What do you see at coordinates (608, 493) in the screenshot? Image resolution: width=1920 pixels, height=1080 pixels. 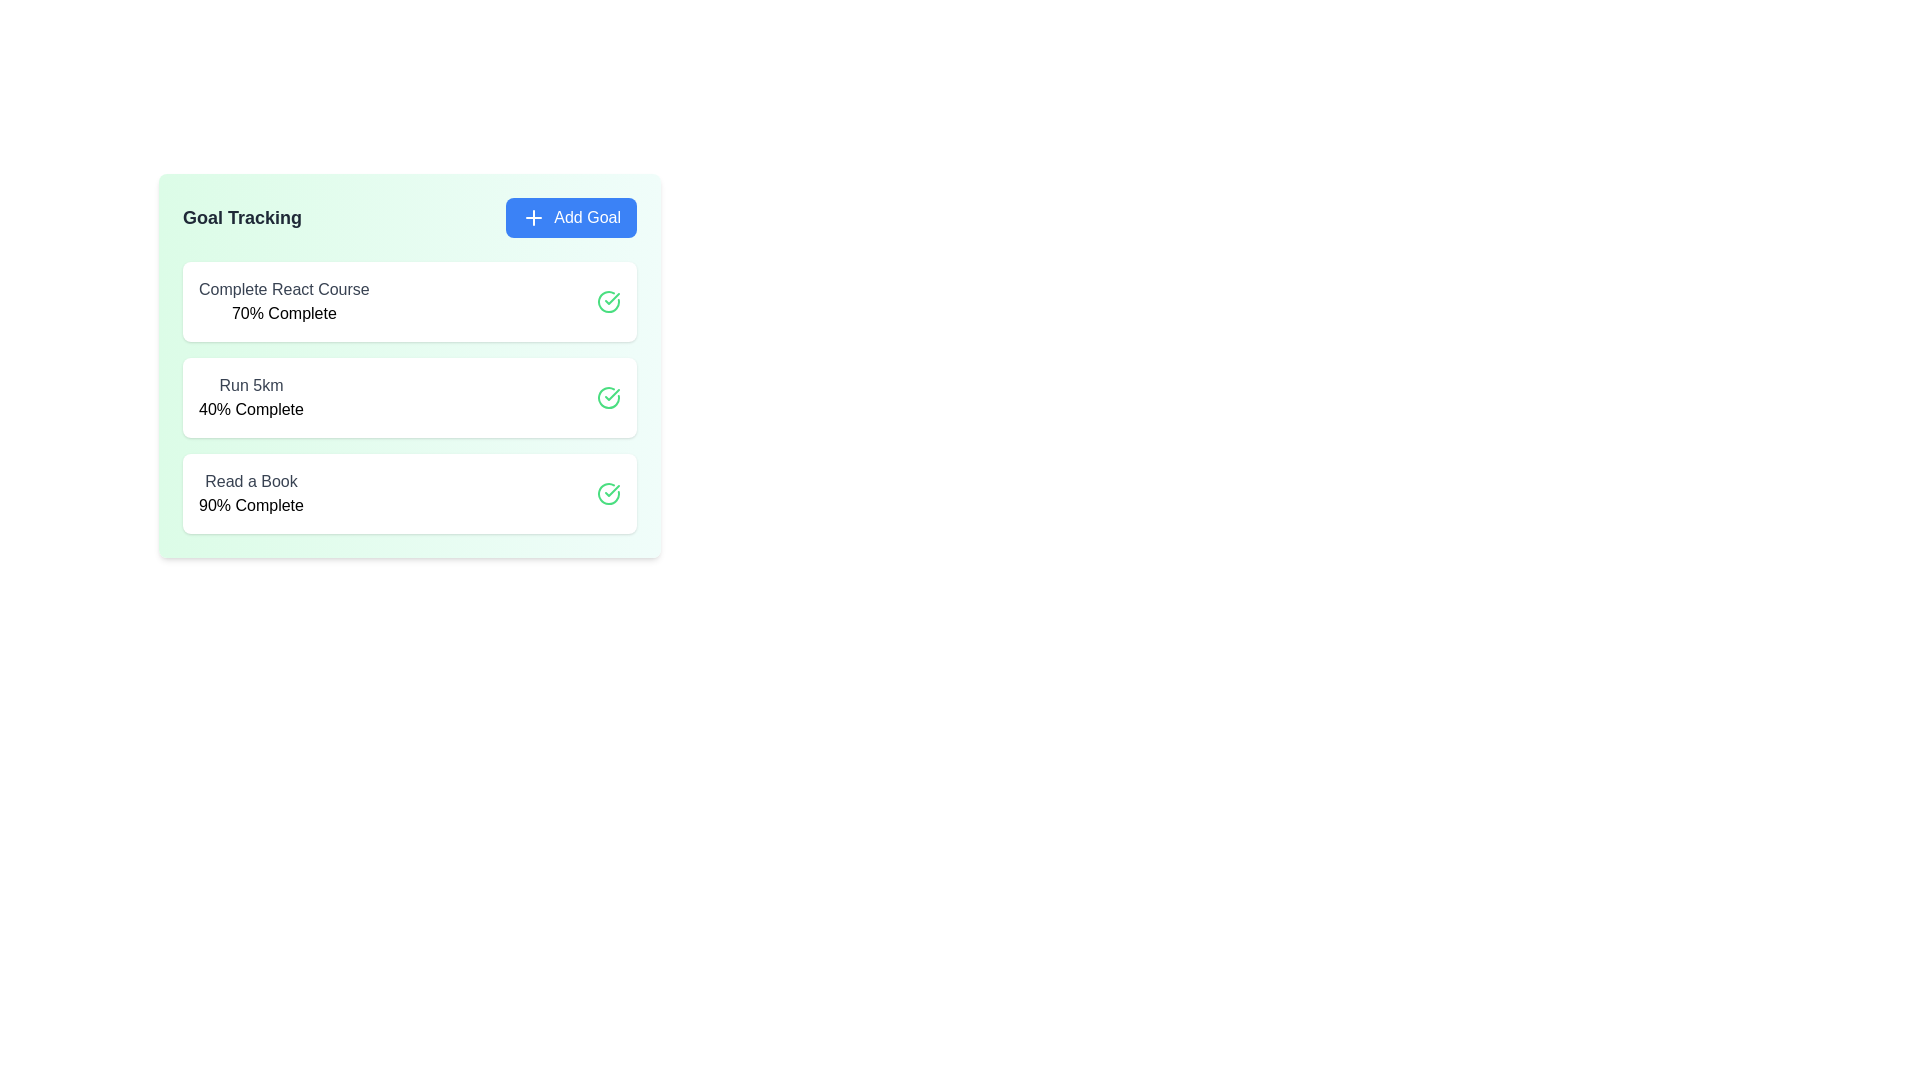 I see `the green-highlighted checkmark icon to confirm the completion of the 'Read a Book' task` at bounding box center [608, 493].